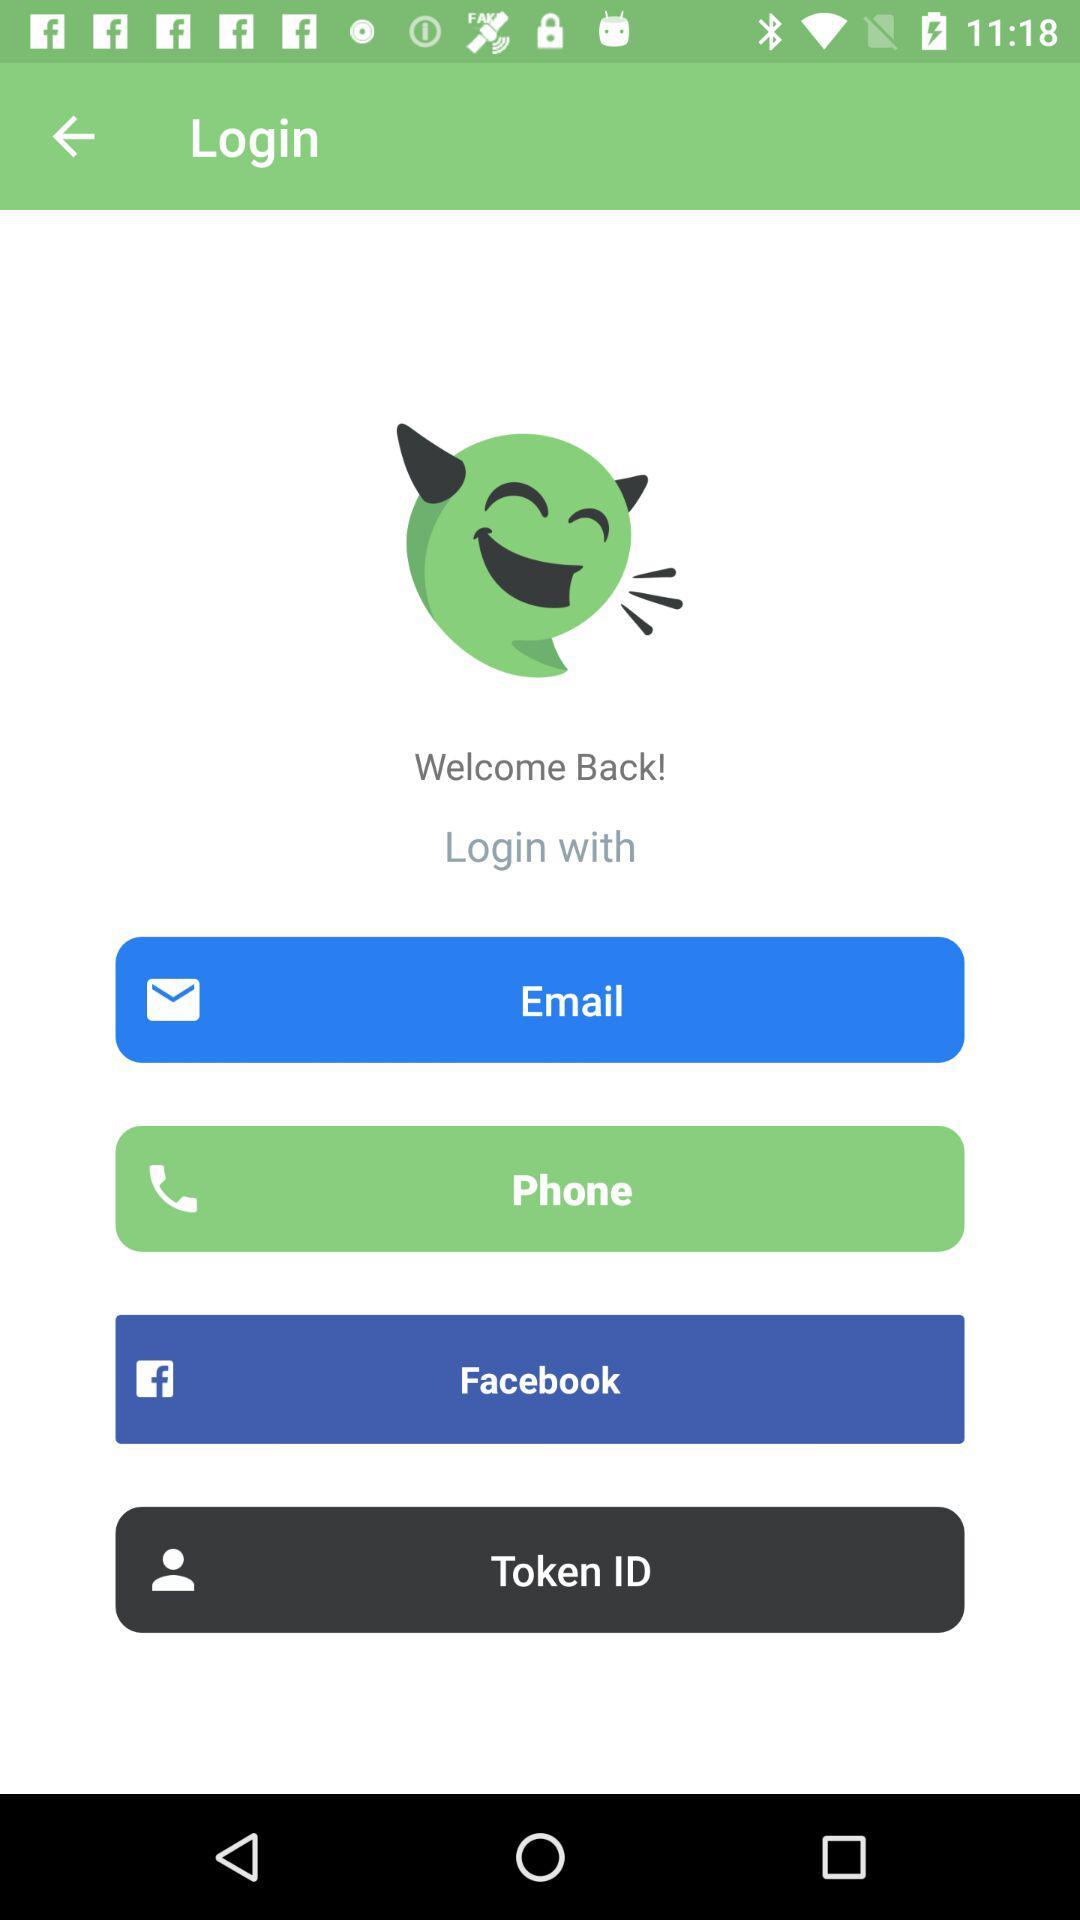 The height and width of the screenshot is (1920, 1080). What do you see at coordinates (72, 135) in the screenshot?
I see `item next to the login item` at bounding box center [72, 135].